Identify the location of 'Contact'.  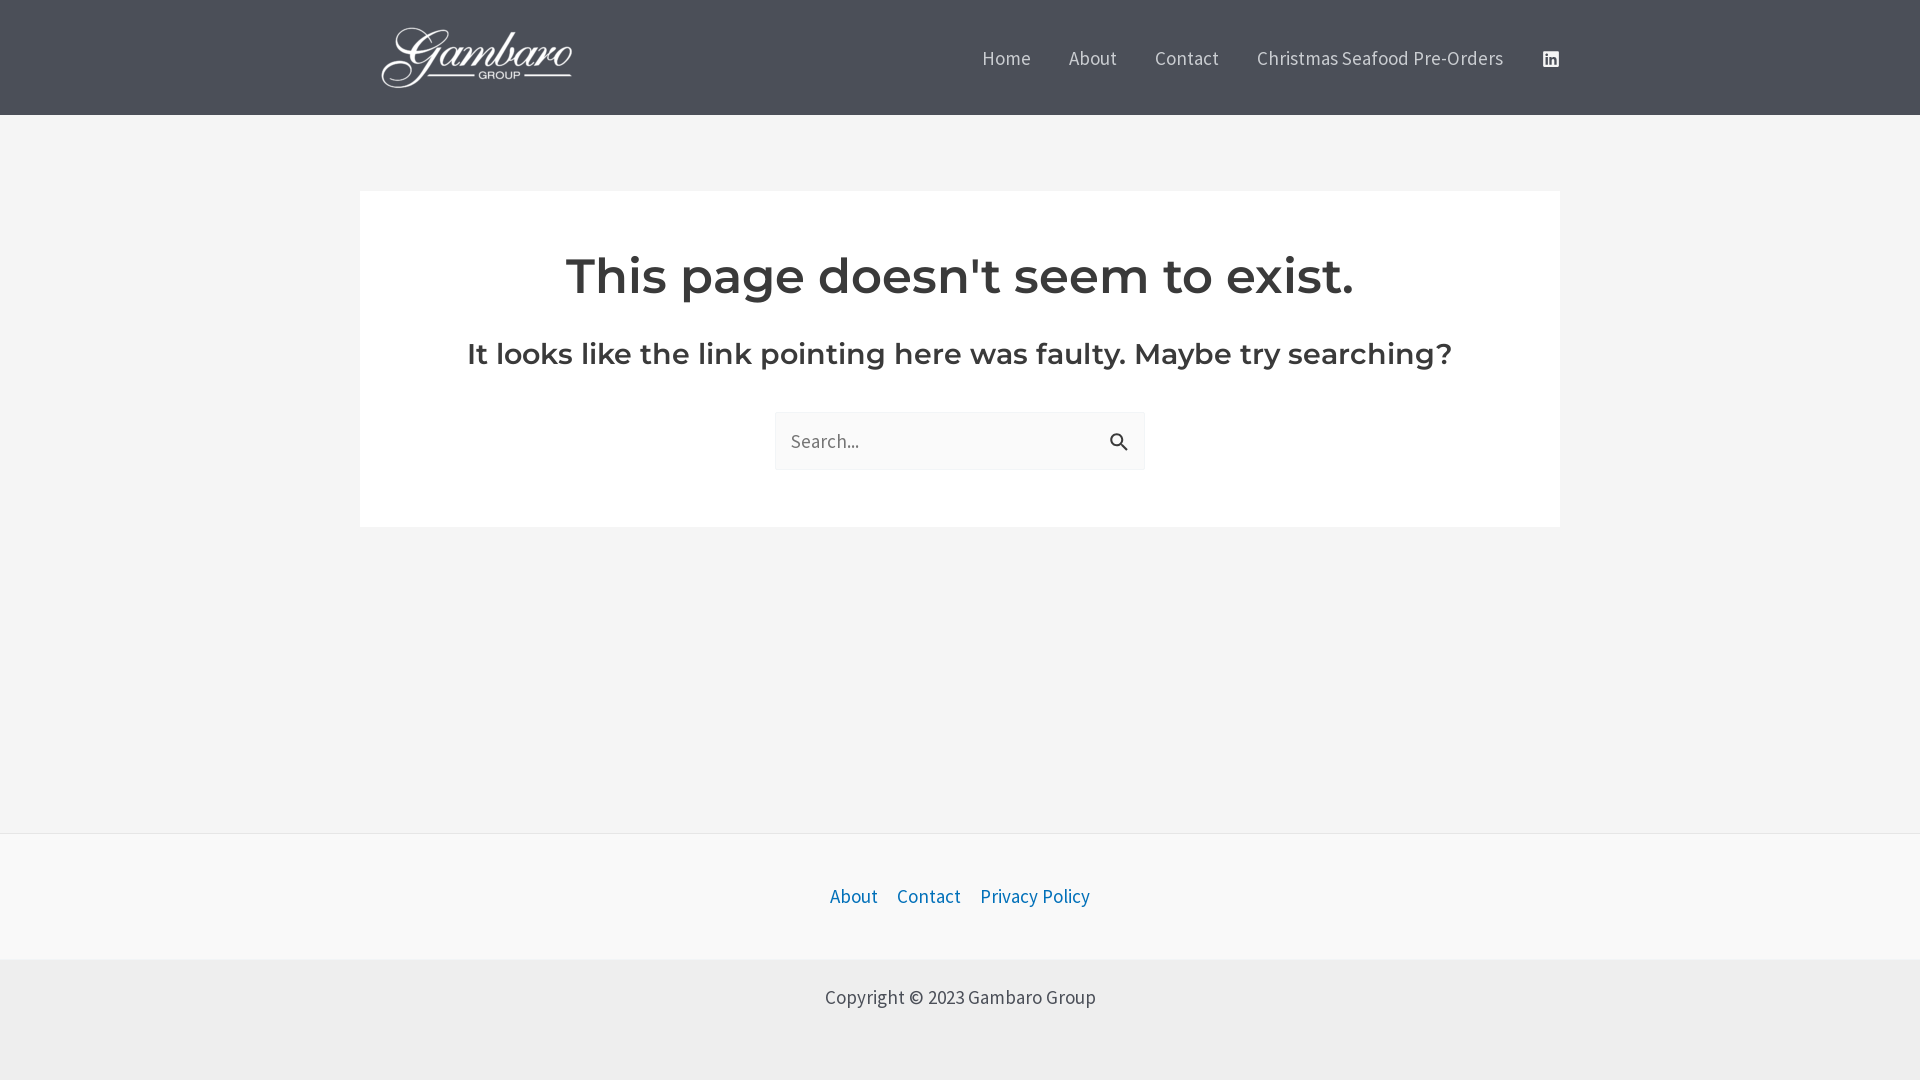
(927, 895).